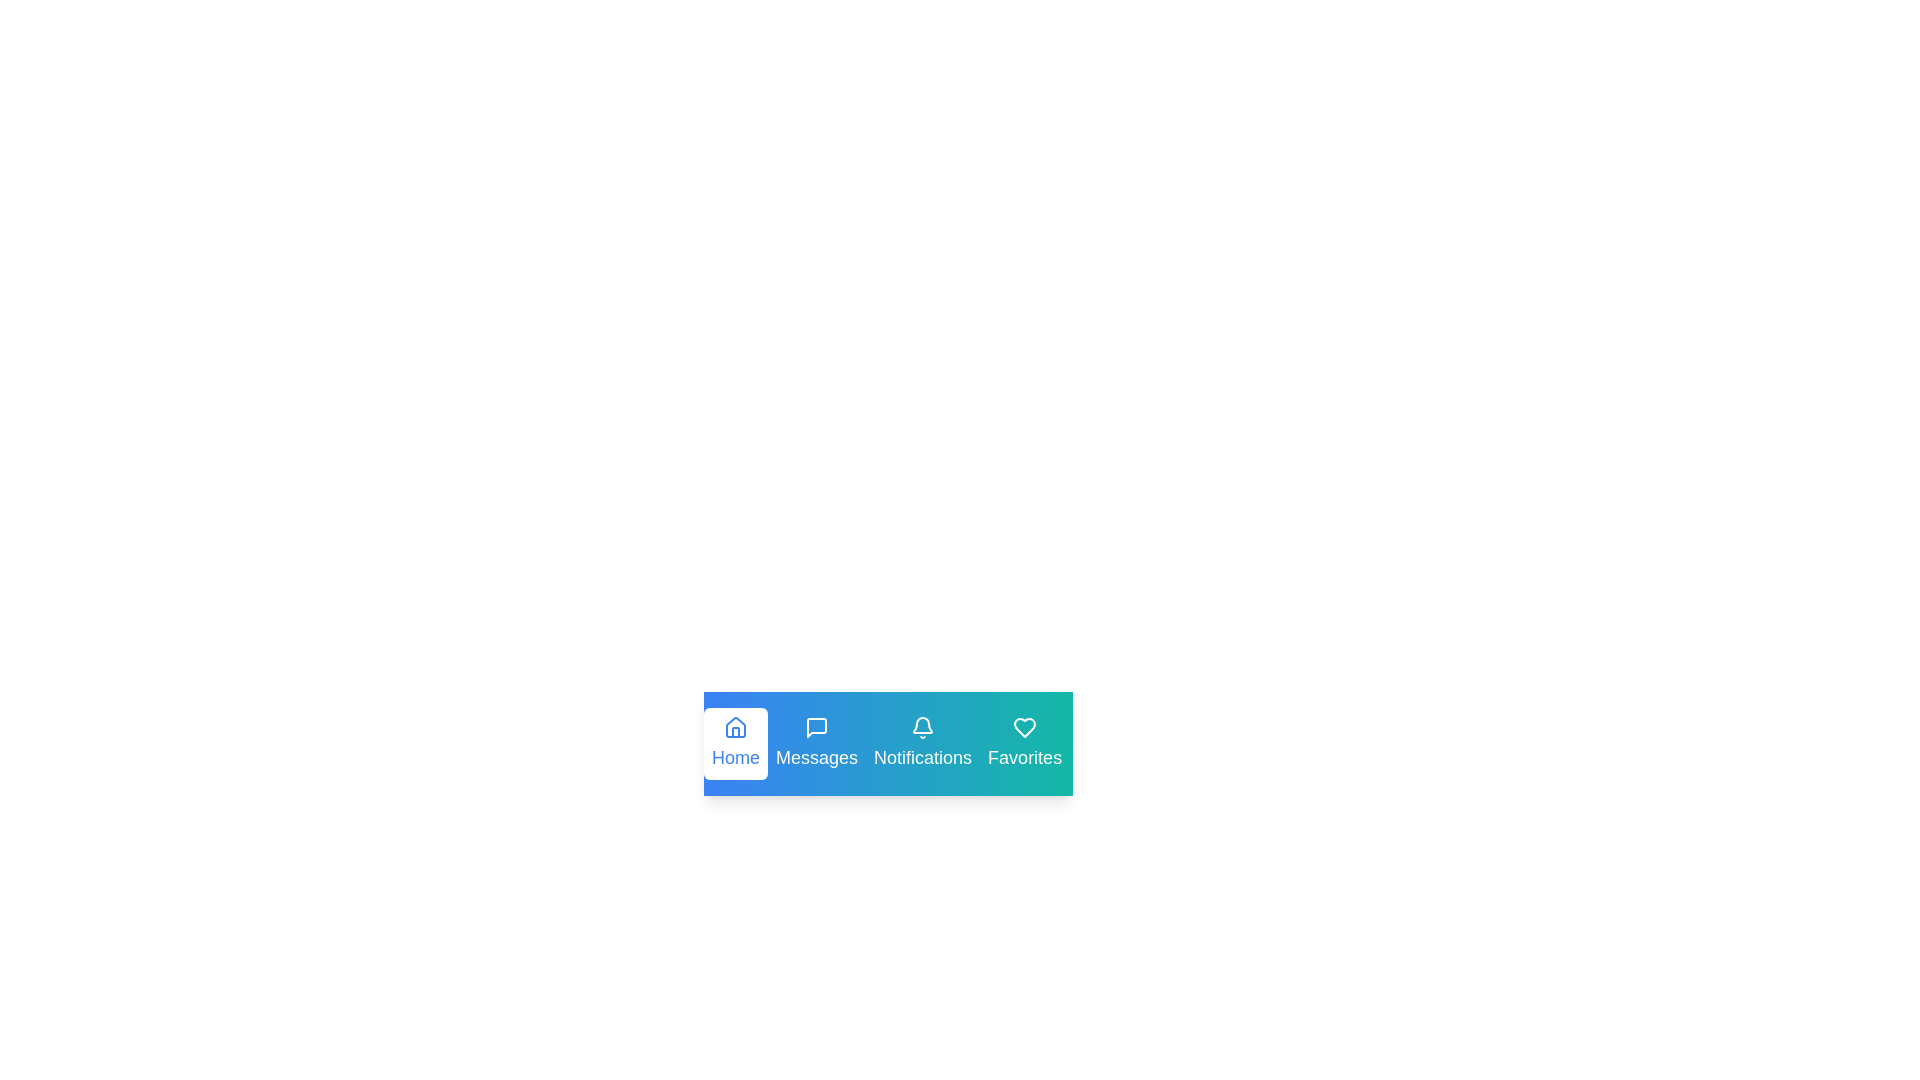 The image size is (1920, 1080). What do you see at coordinates (1025, 744) in the screenshot?
I see `the Favorites tab by clicking on it` at bounding box center [1025, 744].